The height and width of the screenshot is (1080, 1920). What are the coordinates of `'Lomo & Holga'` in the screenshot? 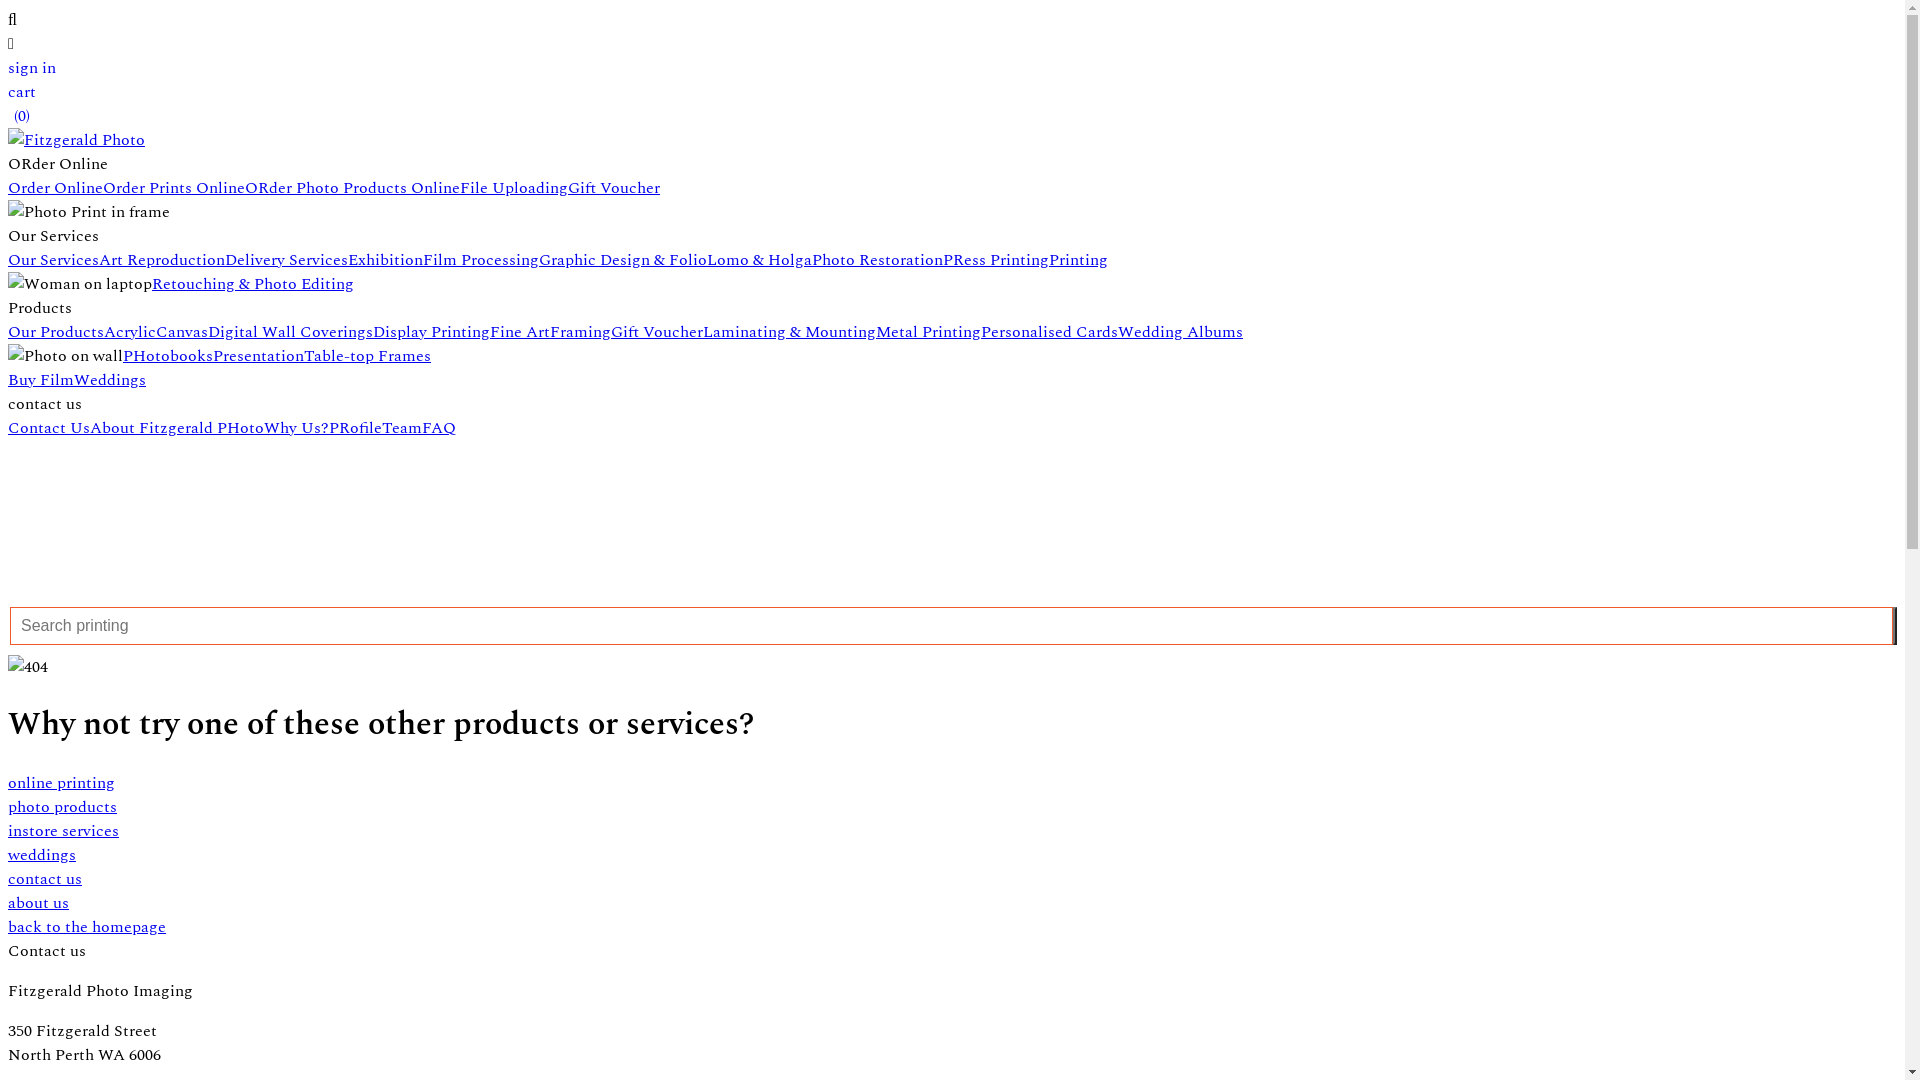 It's located at (758, 258).